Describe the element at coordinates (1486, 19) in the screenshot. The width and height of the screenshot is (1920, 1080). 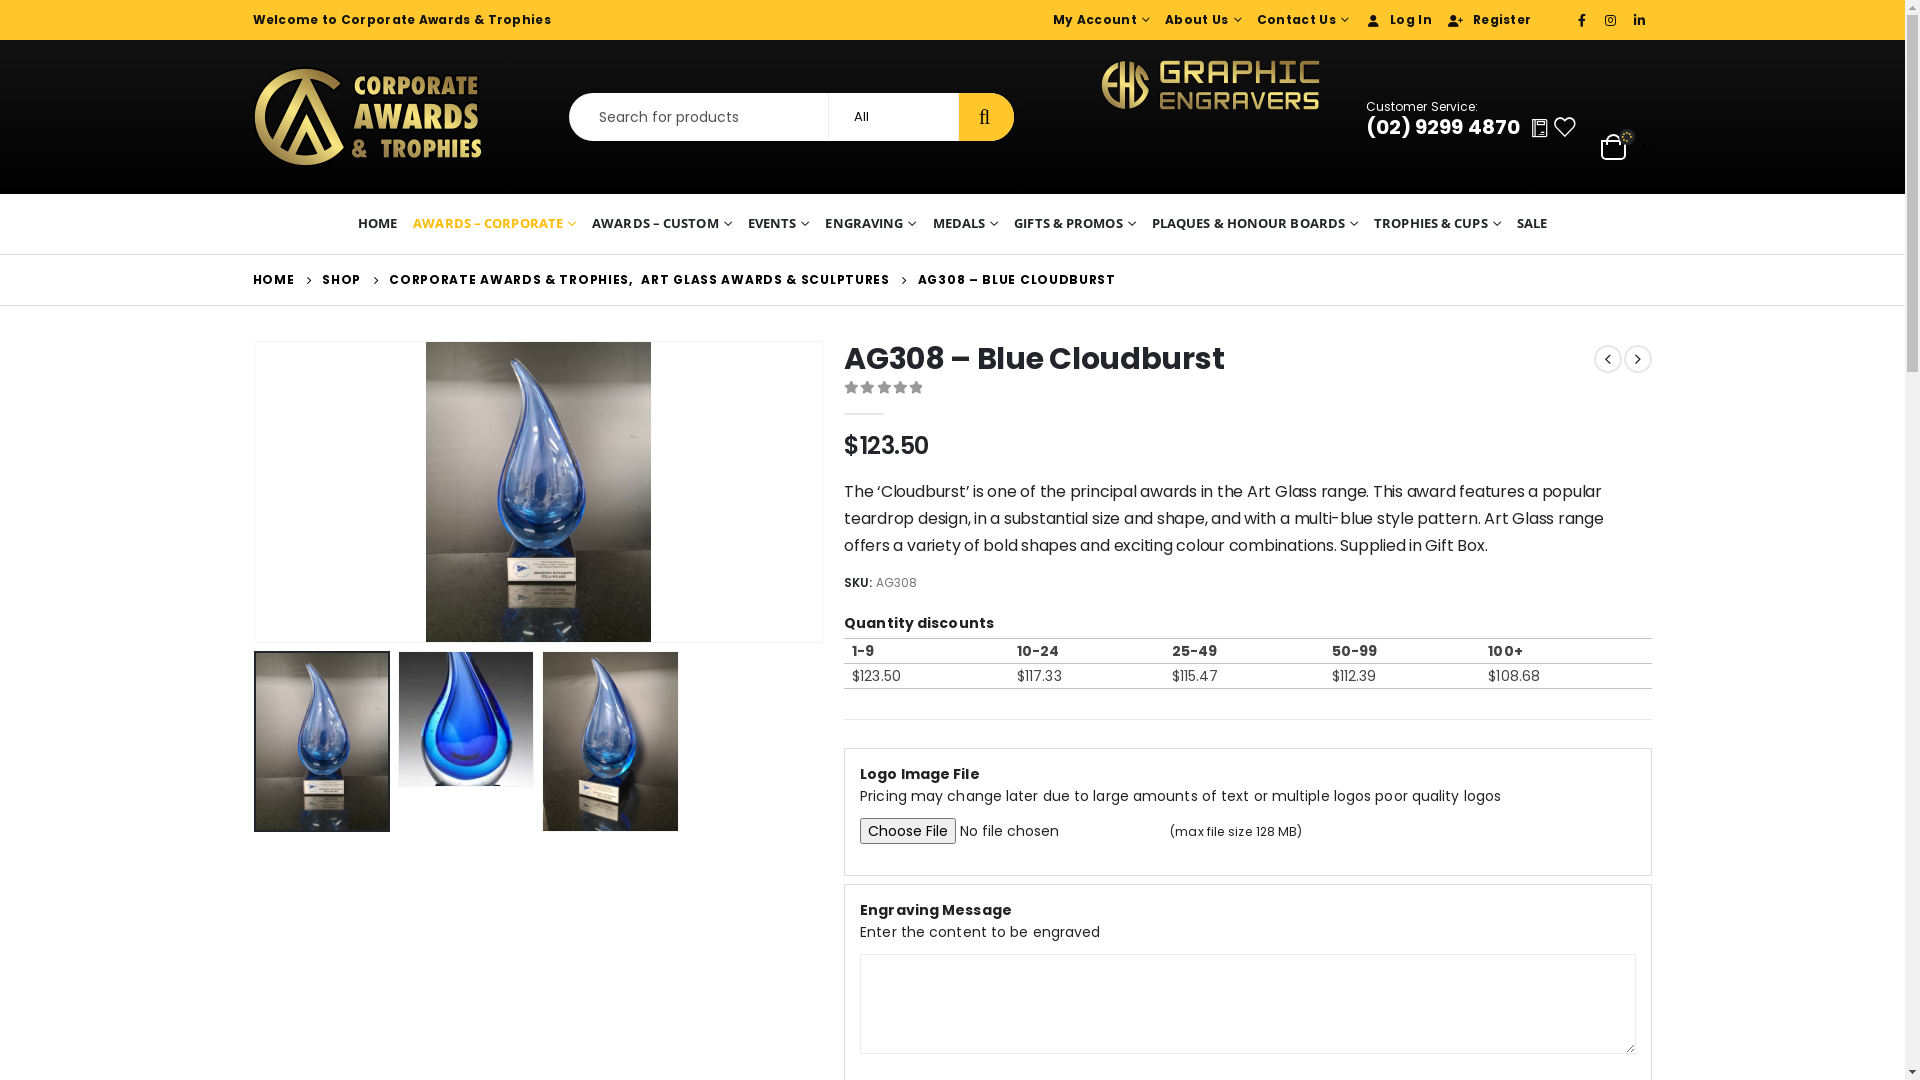
I see `'Register'` at that location.